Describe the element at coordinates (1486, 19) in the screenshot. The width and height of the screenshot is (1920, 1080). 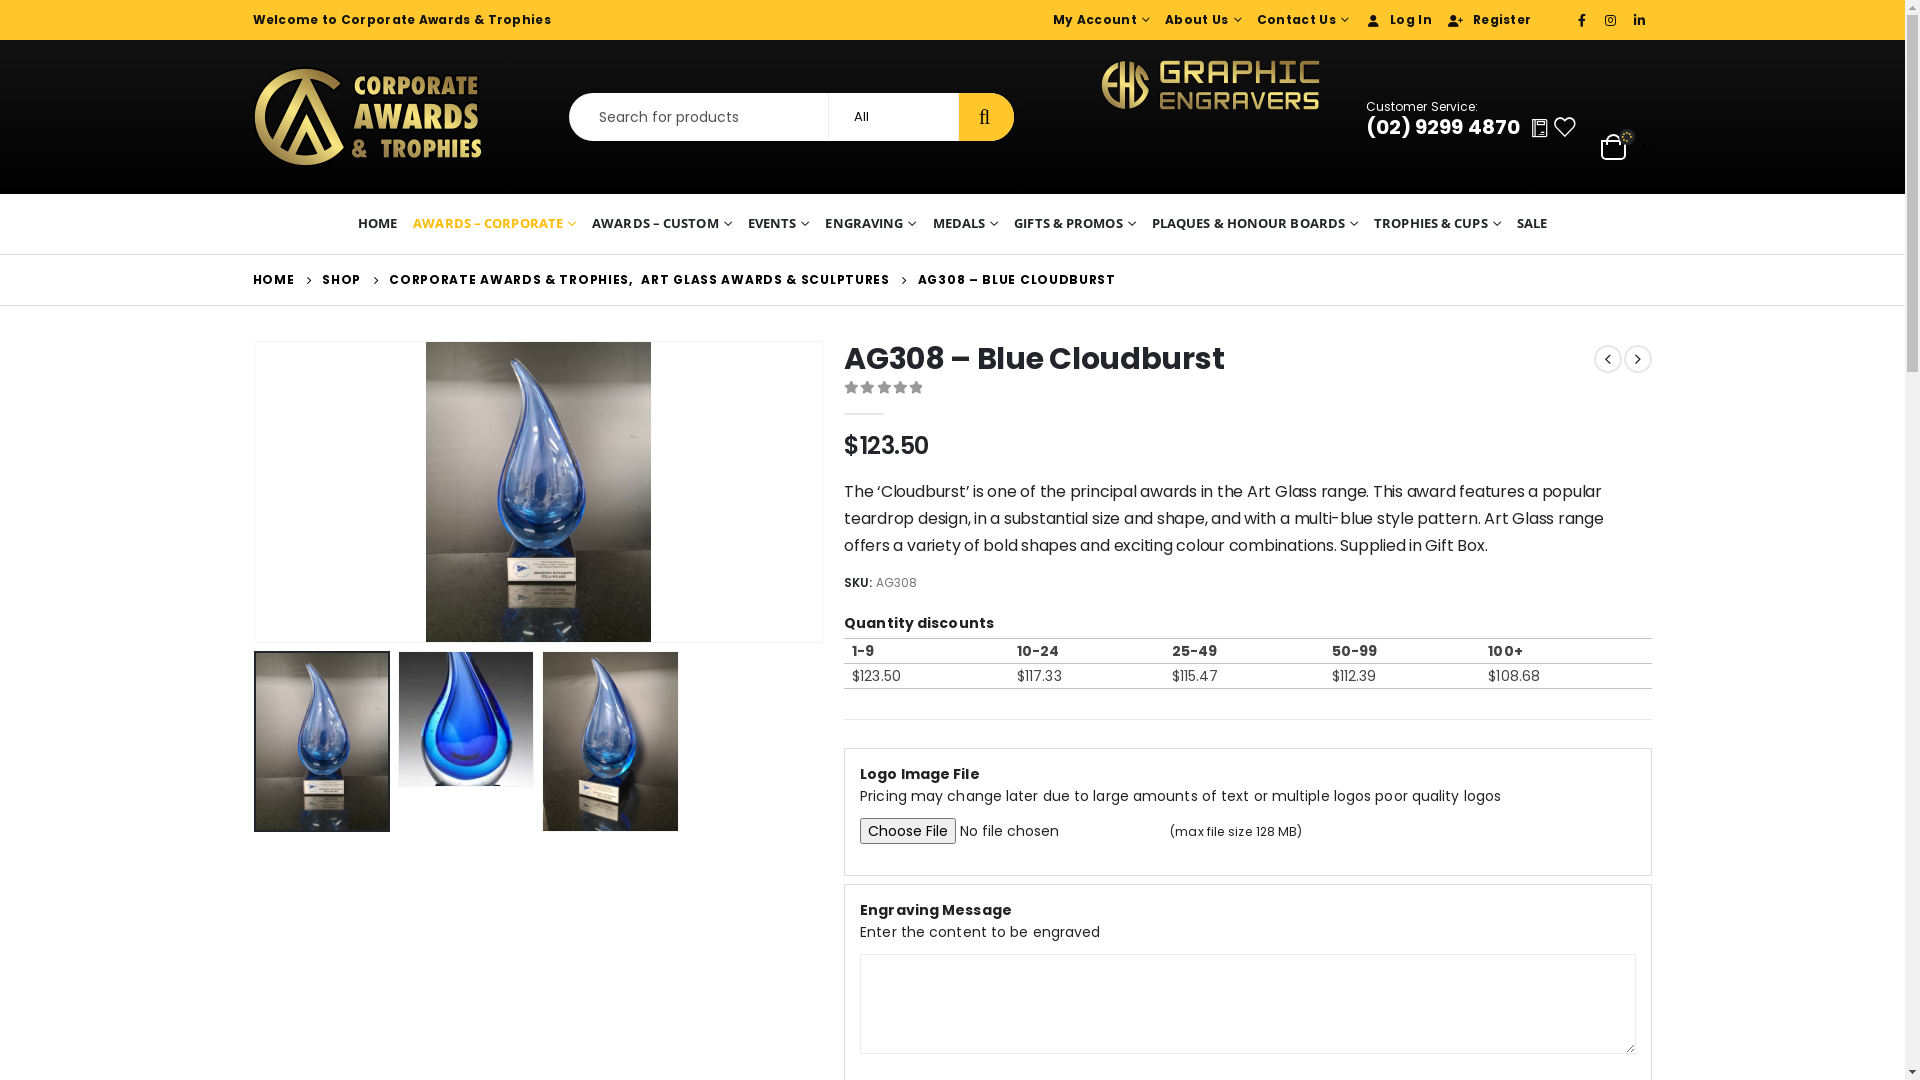
I see `'Register'` at that location.